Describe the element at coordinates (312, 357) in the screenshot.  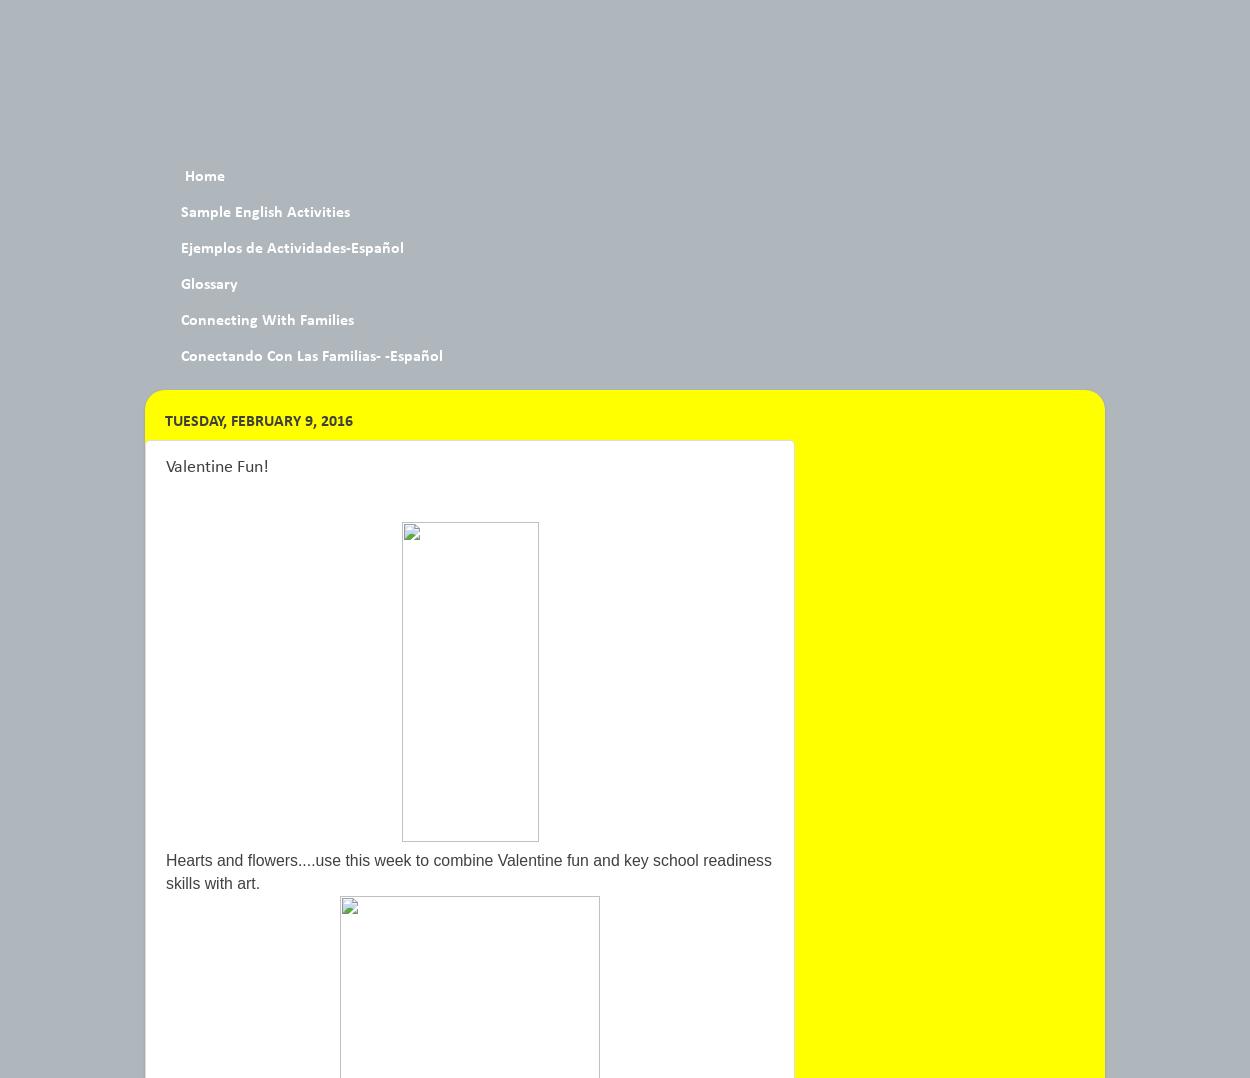
I see `'Conectando Con Las Familias- -Español'` at that location.